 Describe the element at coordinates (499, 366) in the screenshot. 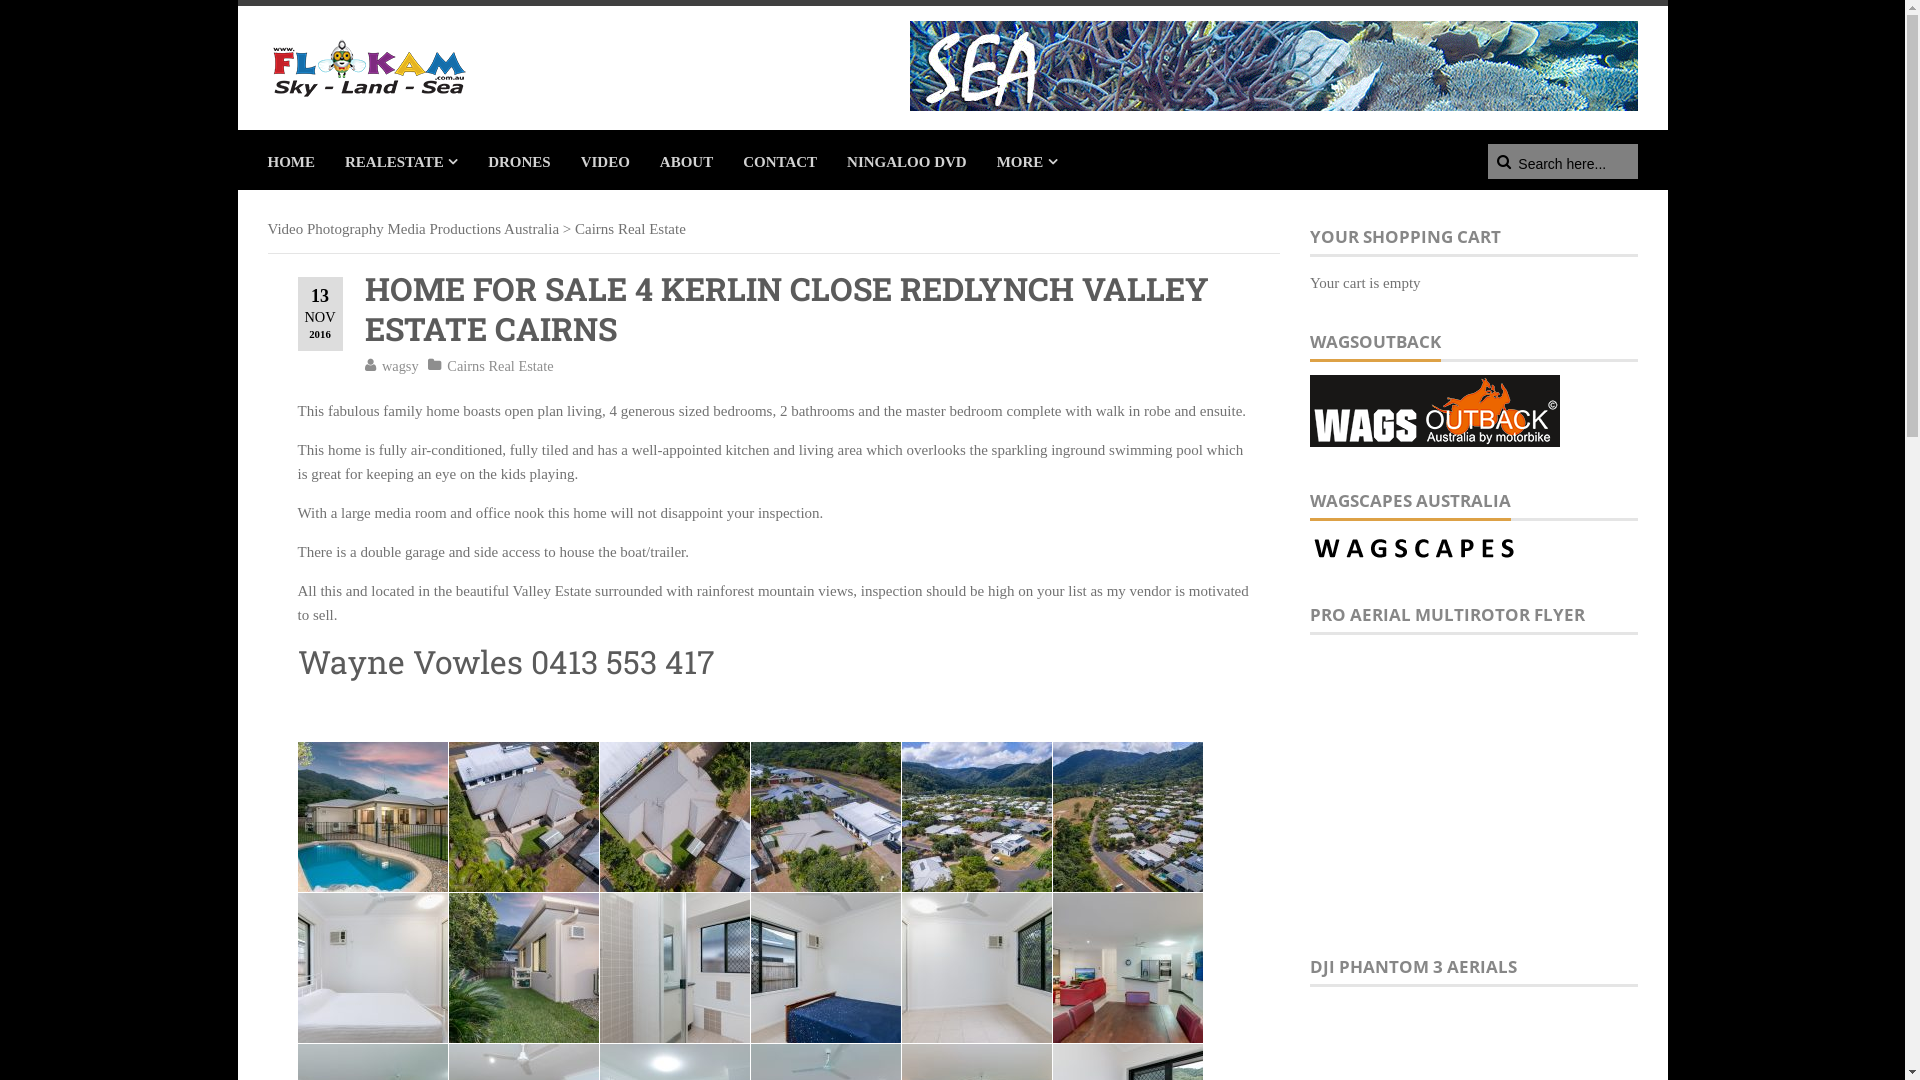

I see `'Cairns Real Estate'` at that location.